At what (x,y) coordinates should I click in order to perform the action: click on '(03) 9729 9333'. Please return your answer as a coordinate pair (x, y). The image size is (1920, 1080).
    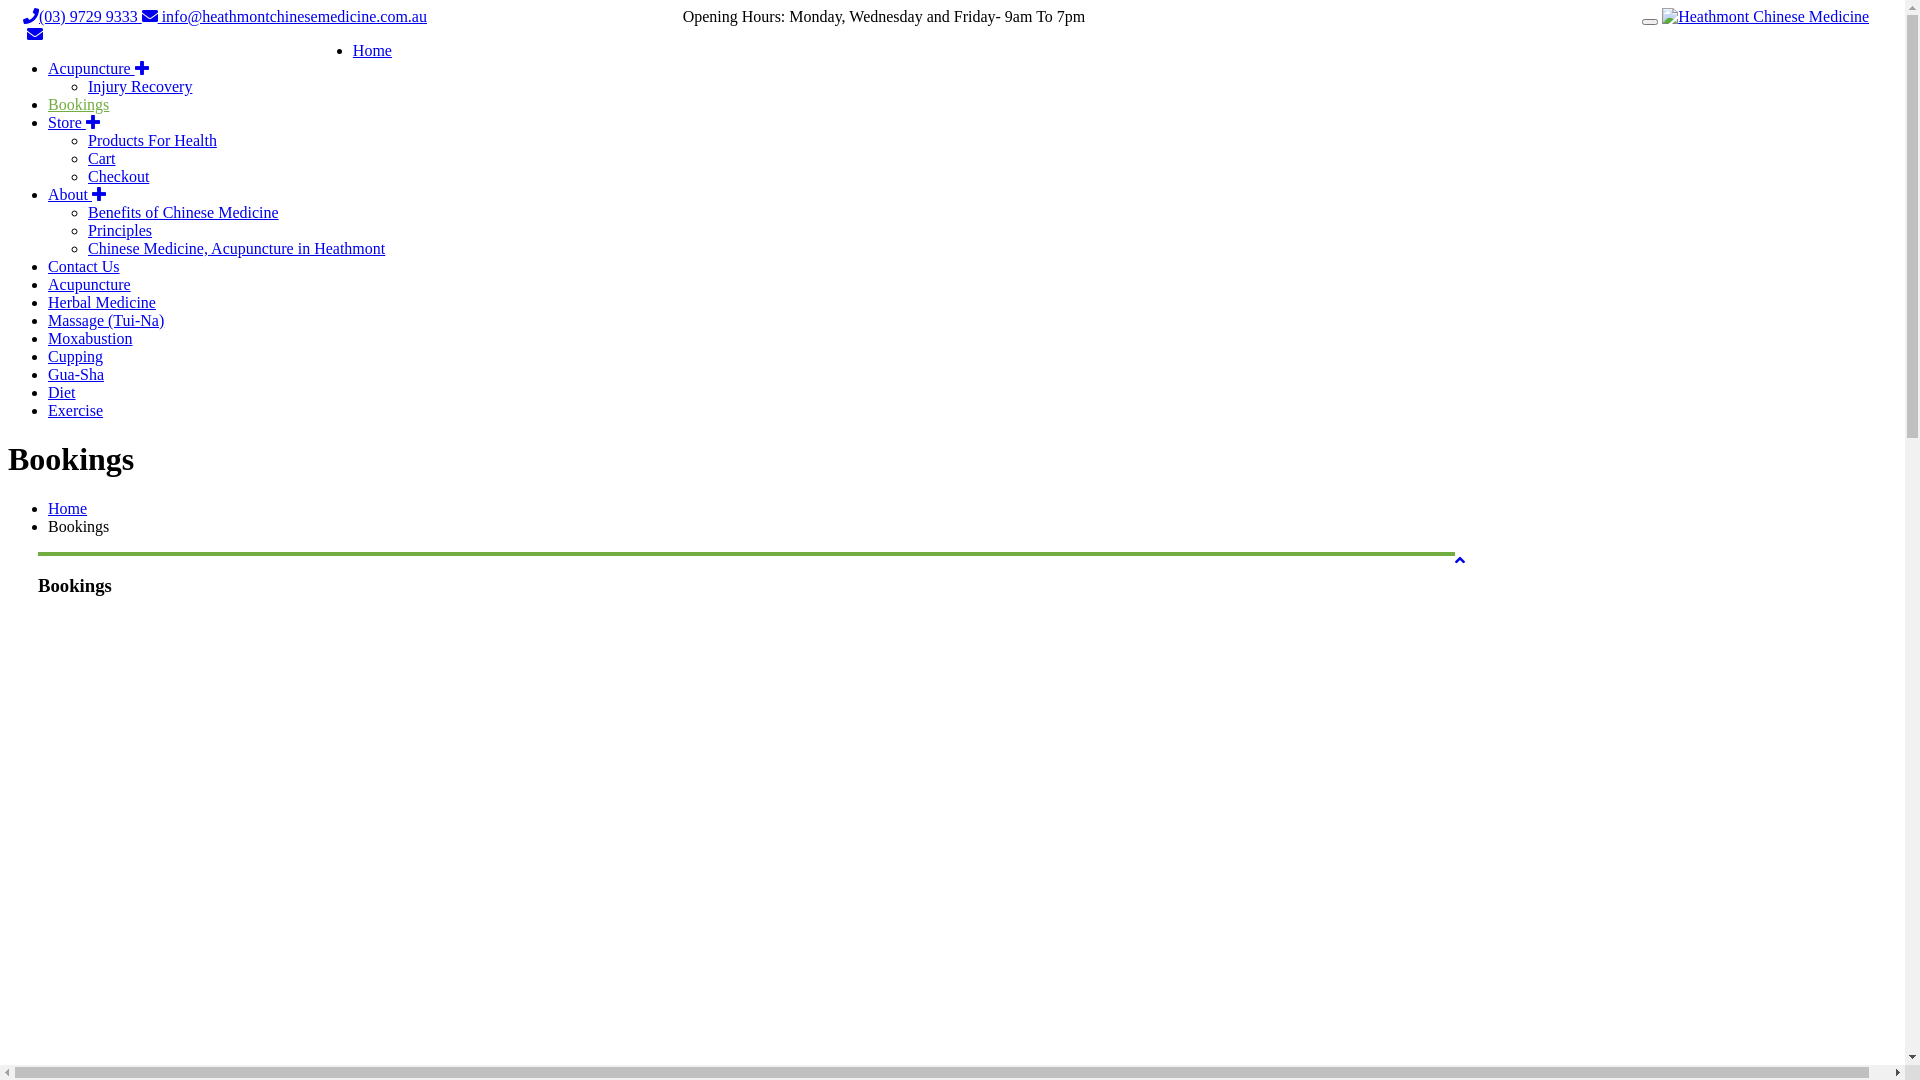
    Looking at the image, I should click on (23, 16).